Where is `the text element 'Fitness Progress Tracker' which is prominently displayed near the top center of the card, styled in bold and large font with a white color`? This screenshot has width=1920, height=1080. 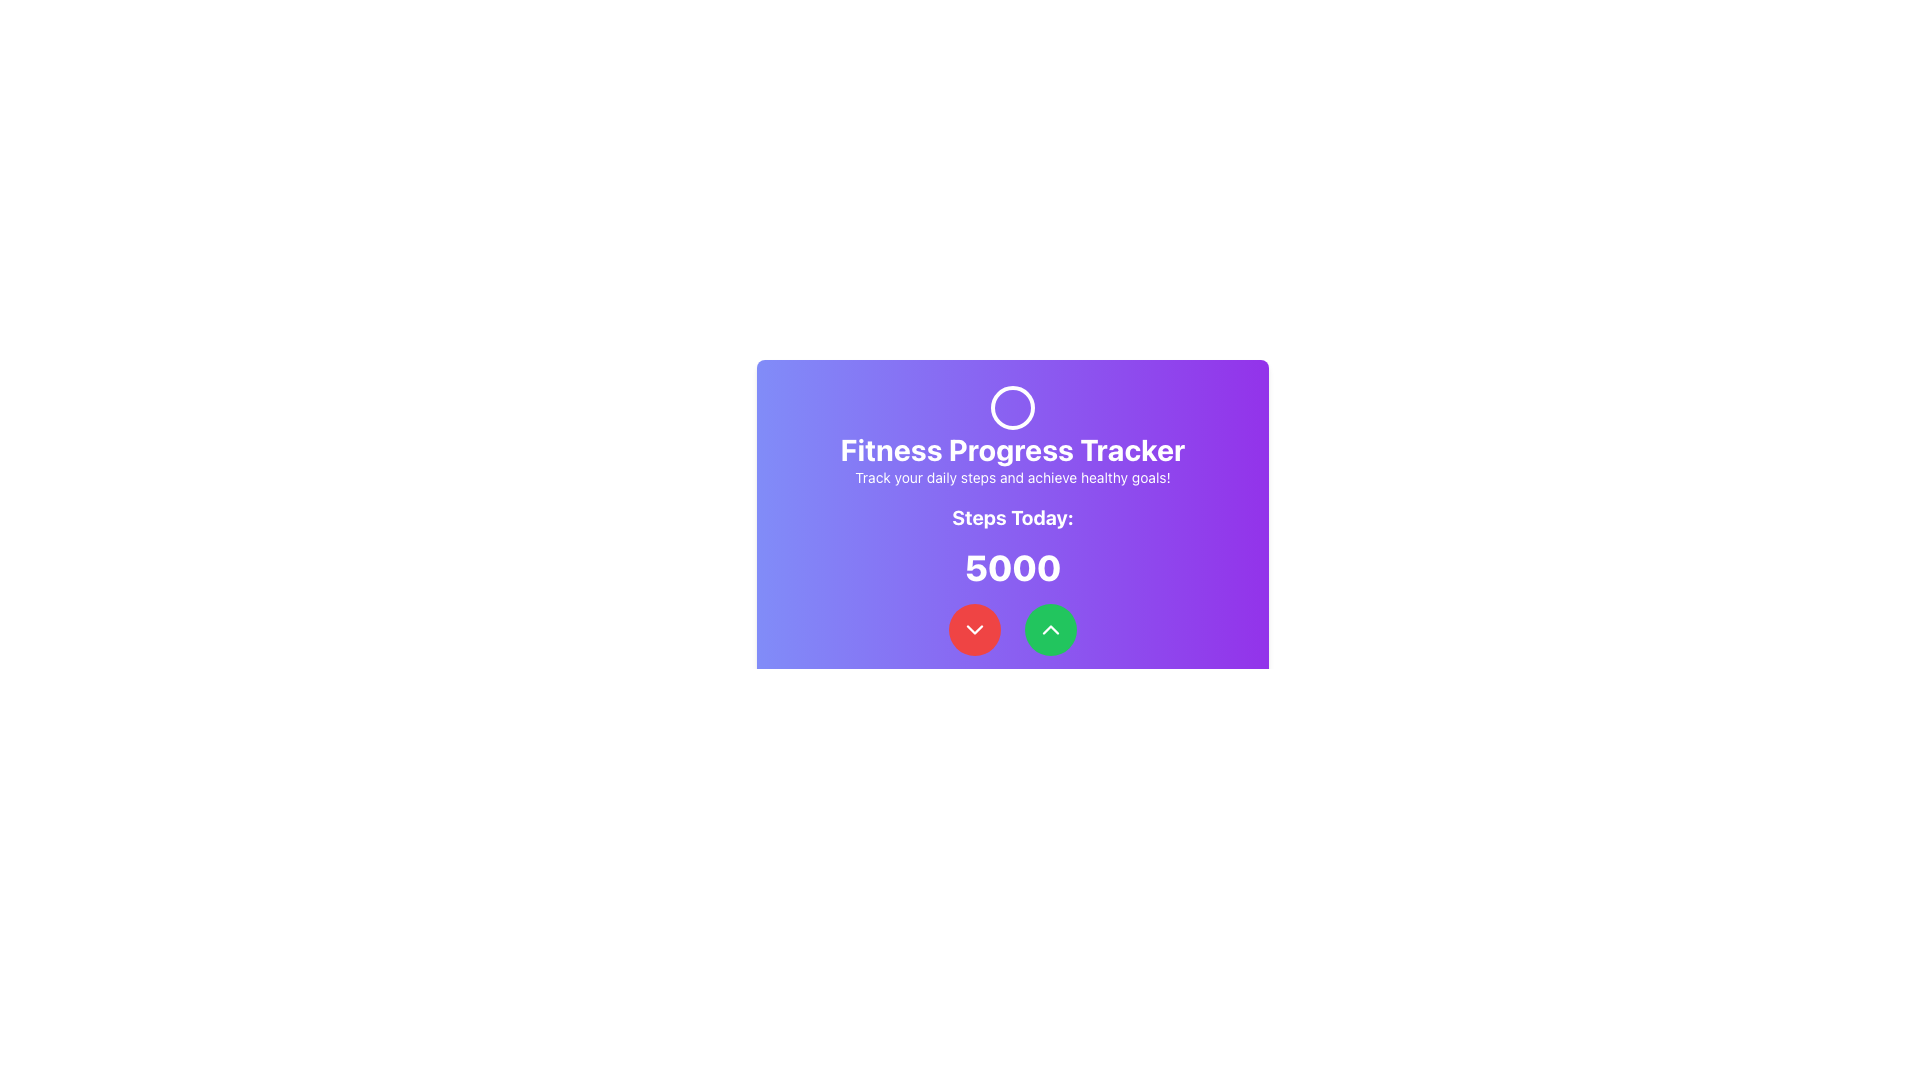 the text element 'Fitness Progress Tracker' which is prominently displayed near the top center of the card, styled in bold and large font with a white color is located at coordinates (1012, 450).